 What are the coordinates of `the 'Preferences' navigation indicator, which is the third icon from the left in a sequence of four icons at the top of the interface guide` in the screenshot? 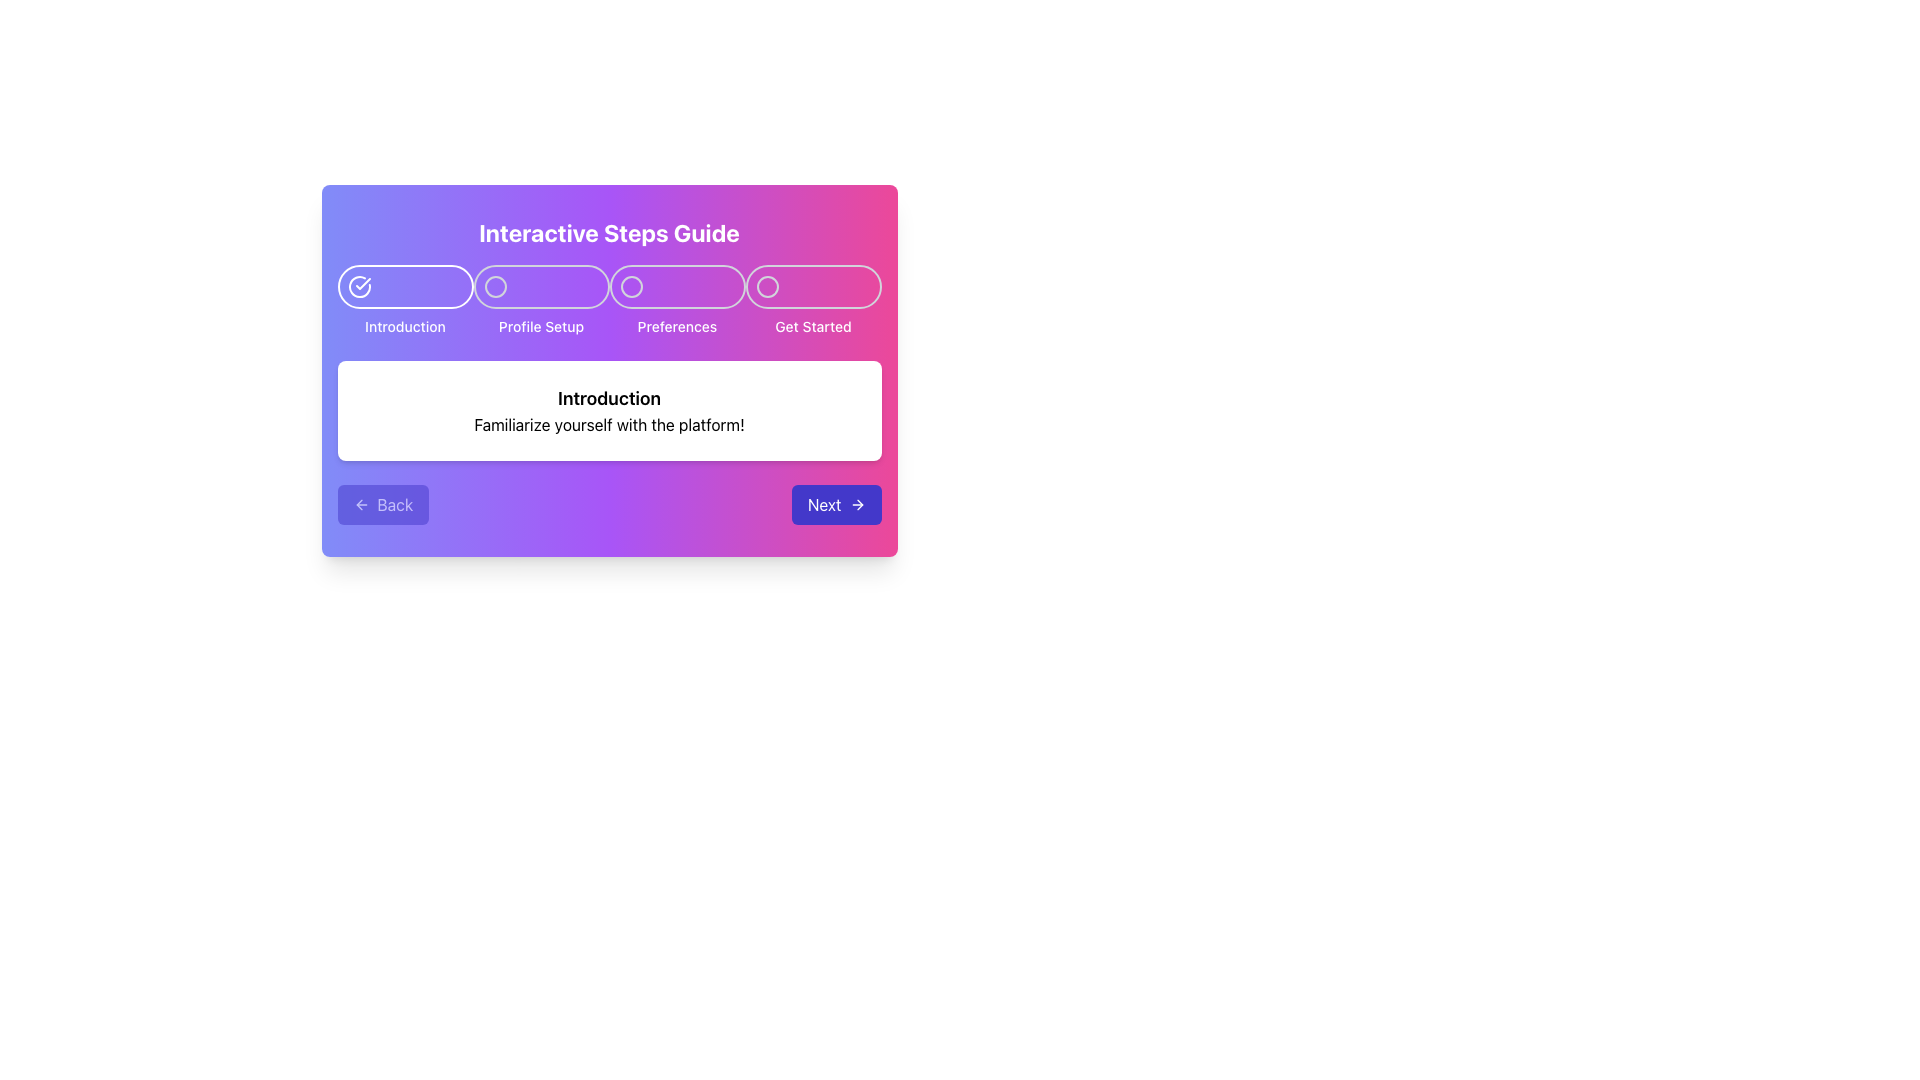 It's located at (630, 286).